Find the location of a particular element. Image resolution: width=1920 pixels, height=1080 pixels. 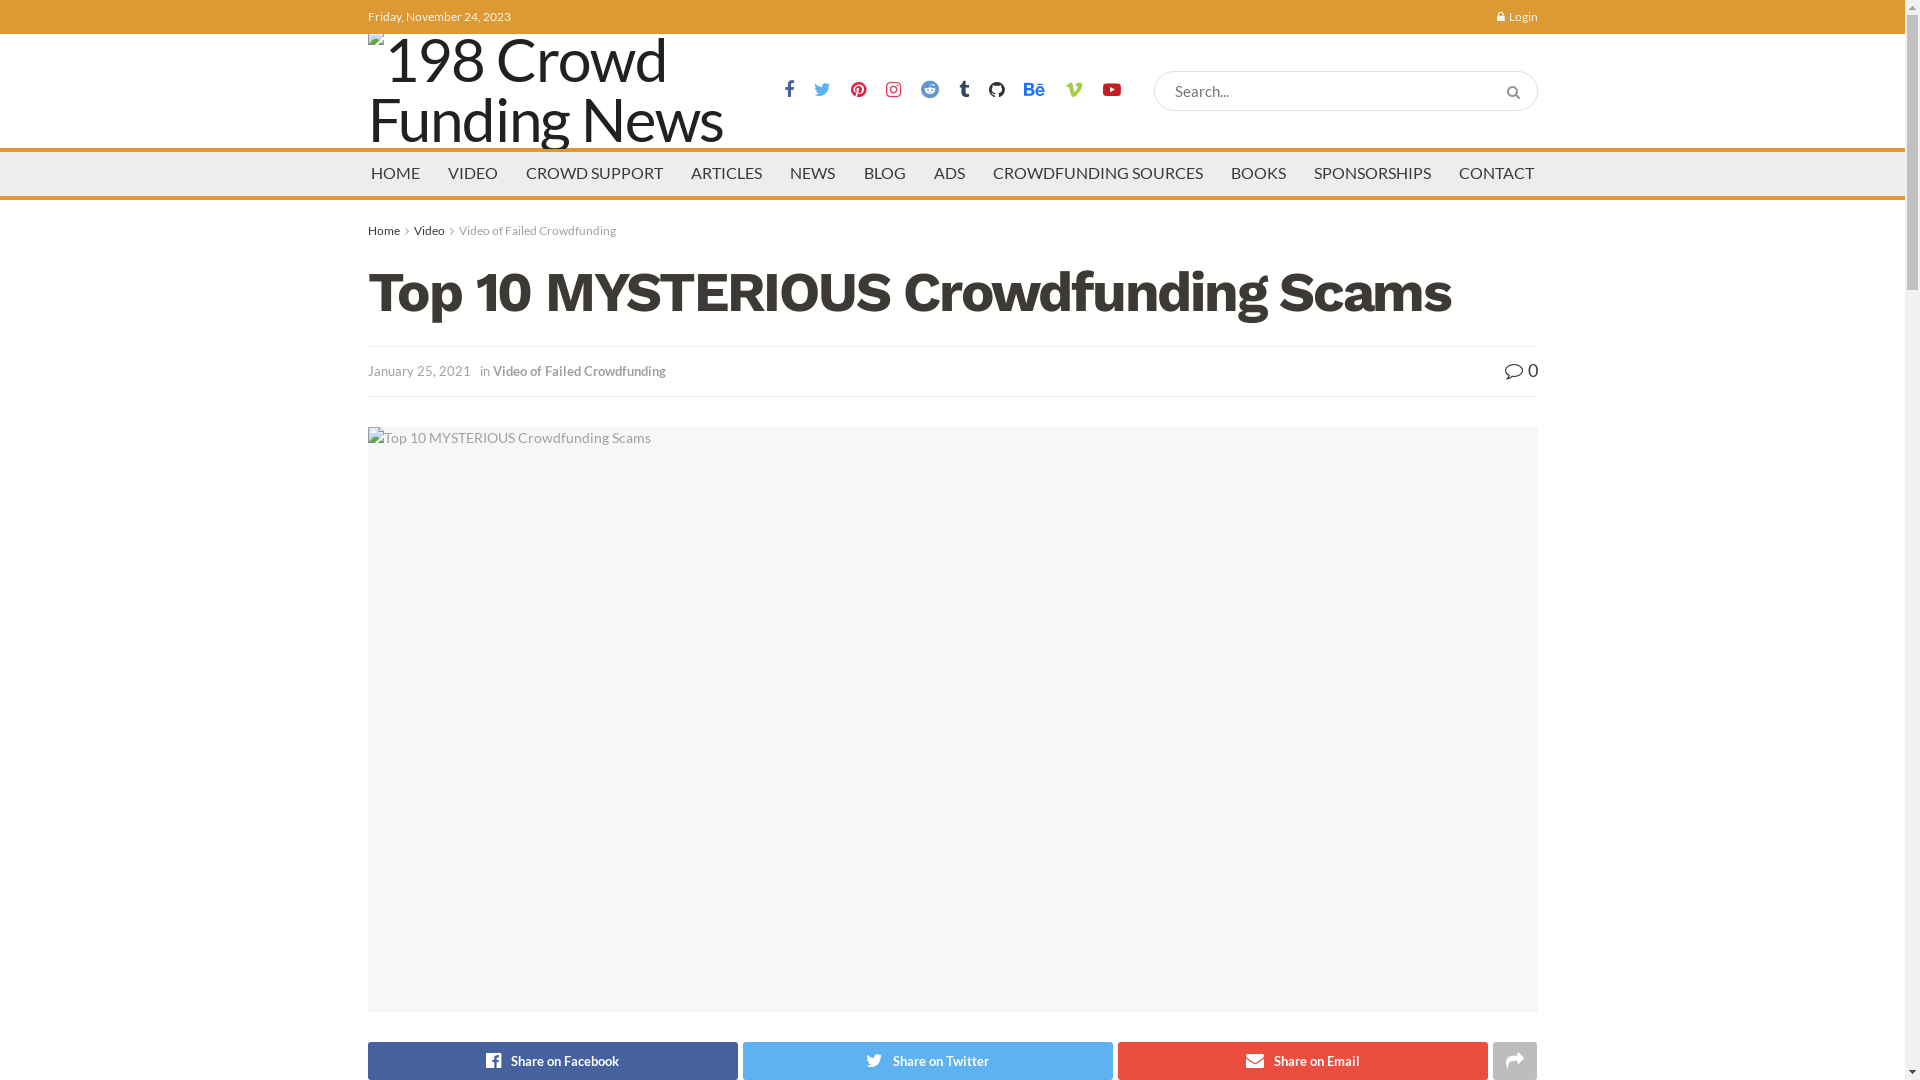

'CROWD SUPPORT' is located at coordinates (593, 171).